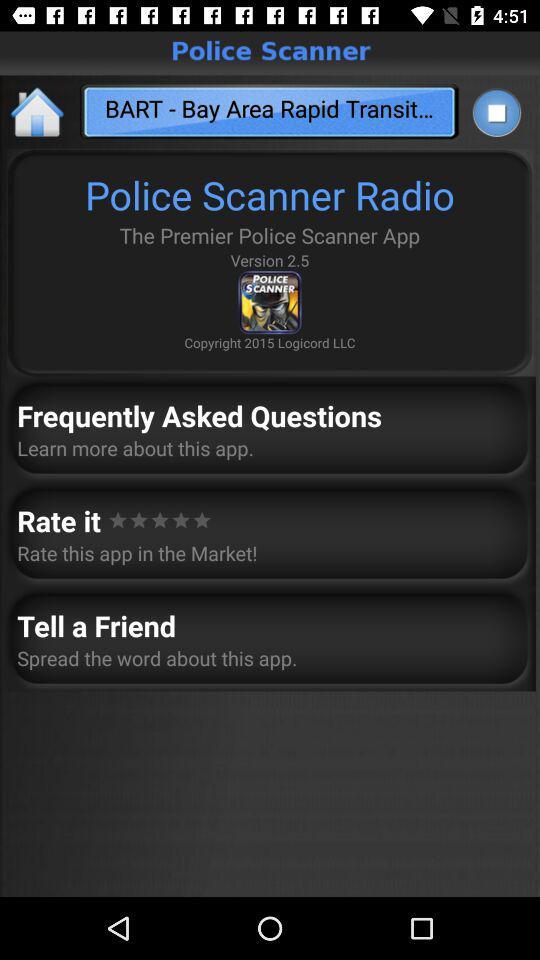  I want to click on the home menu, so click(38, 111).